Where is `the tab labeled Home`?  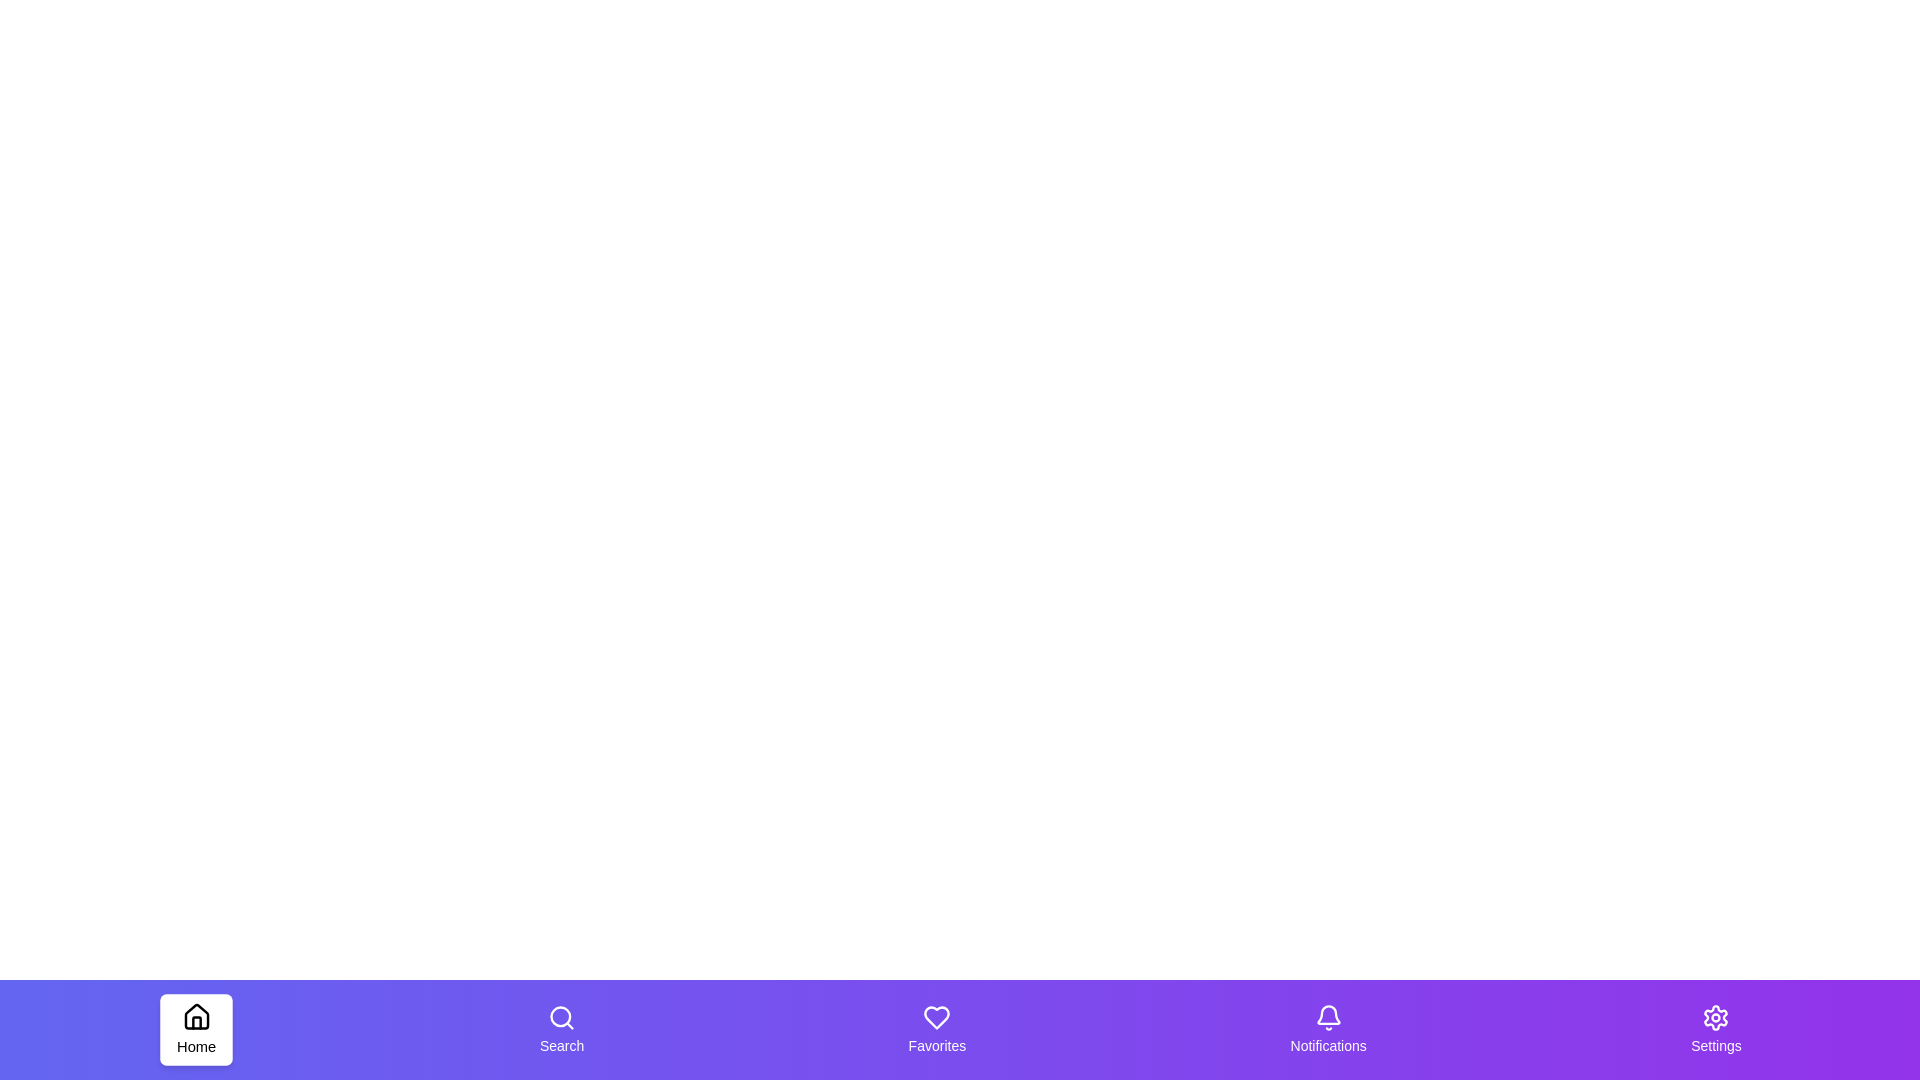
the tab labeled Home is located at coordinates (196, 1029).